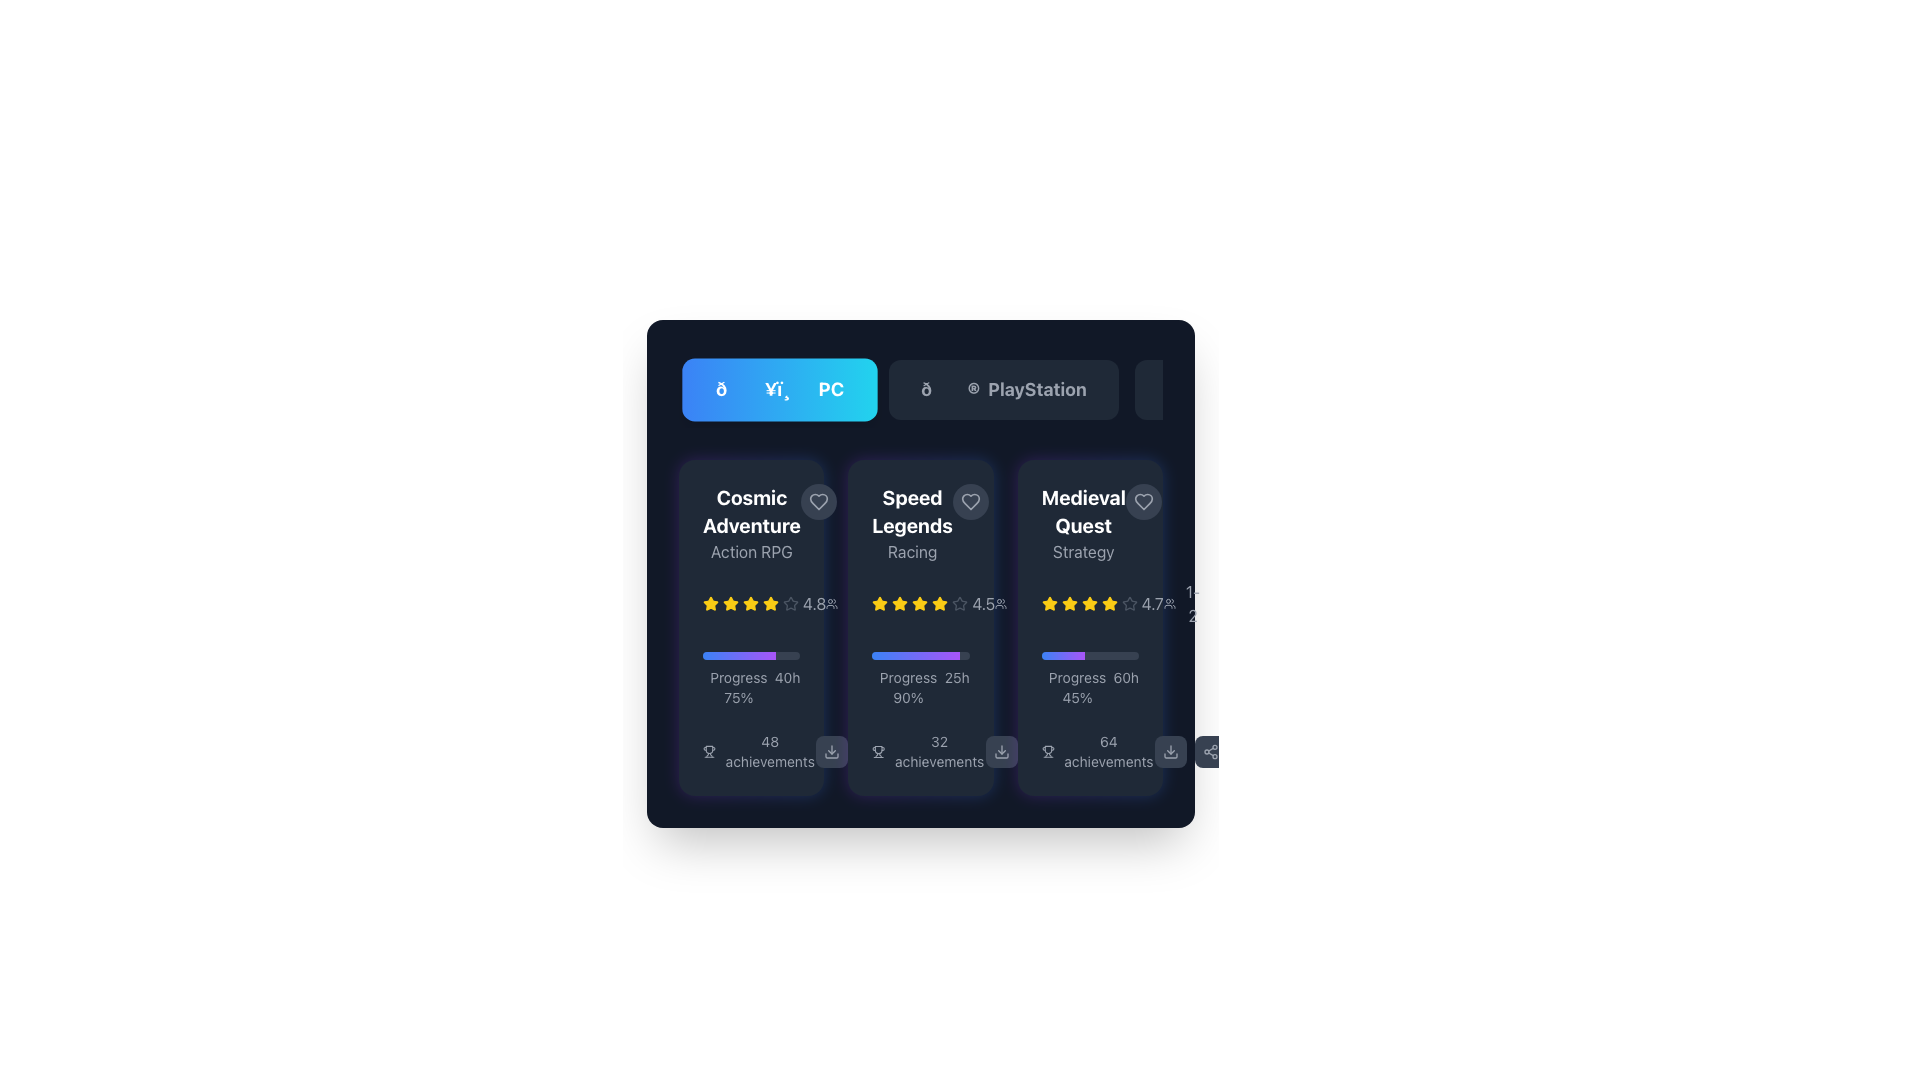 The width and height of the screenshot is (1920, 1080). Describe the element at coordinates (970, 500) in the screenshot. I see `the heart icon button located in the top-right corner of the second card, adjacent to the 'Speed Legends' title` at that location.